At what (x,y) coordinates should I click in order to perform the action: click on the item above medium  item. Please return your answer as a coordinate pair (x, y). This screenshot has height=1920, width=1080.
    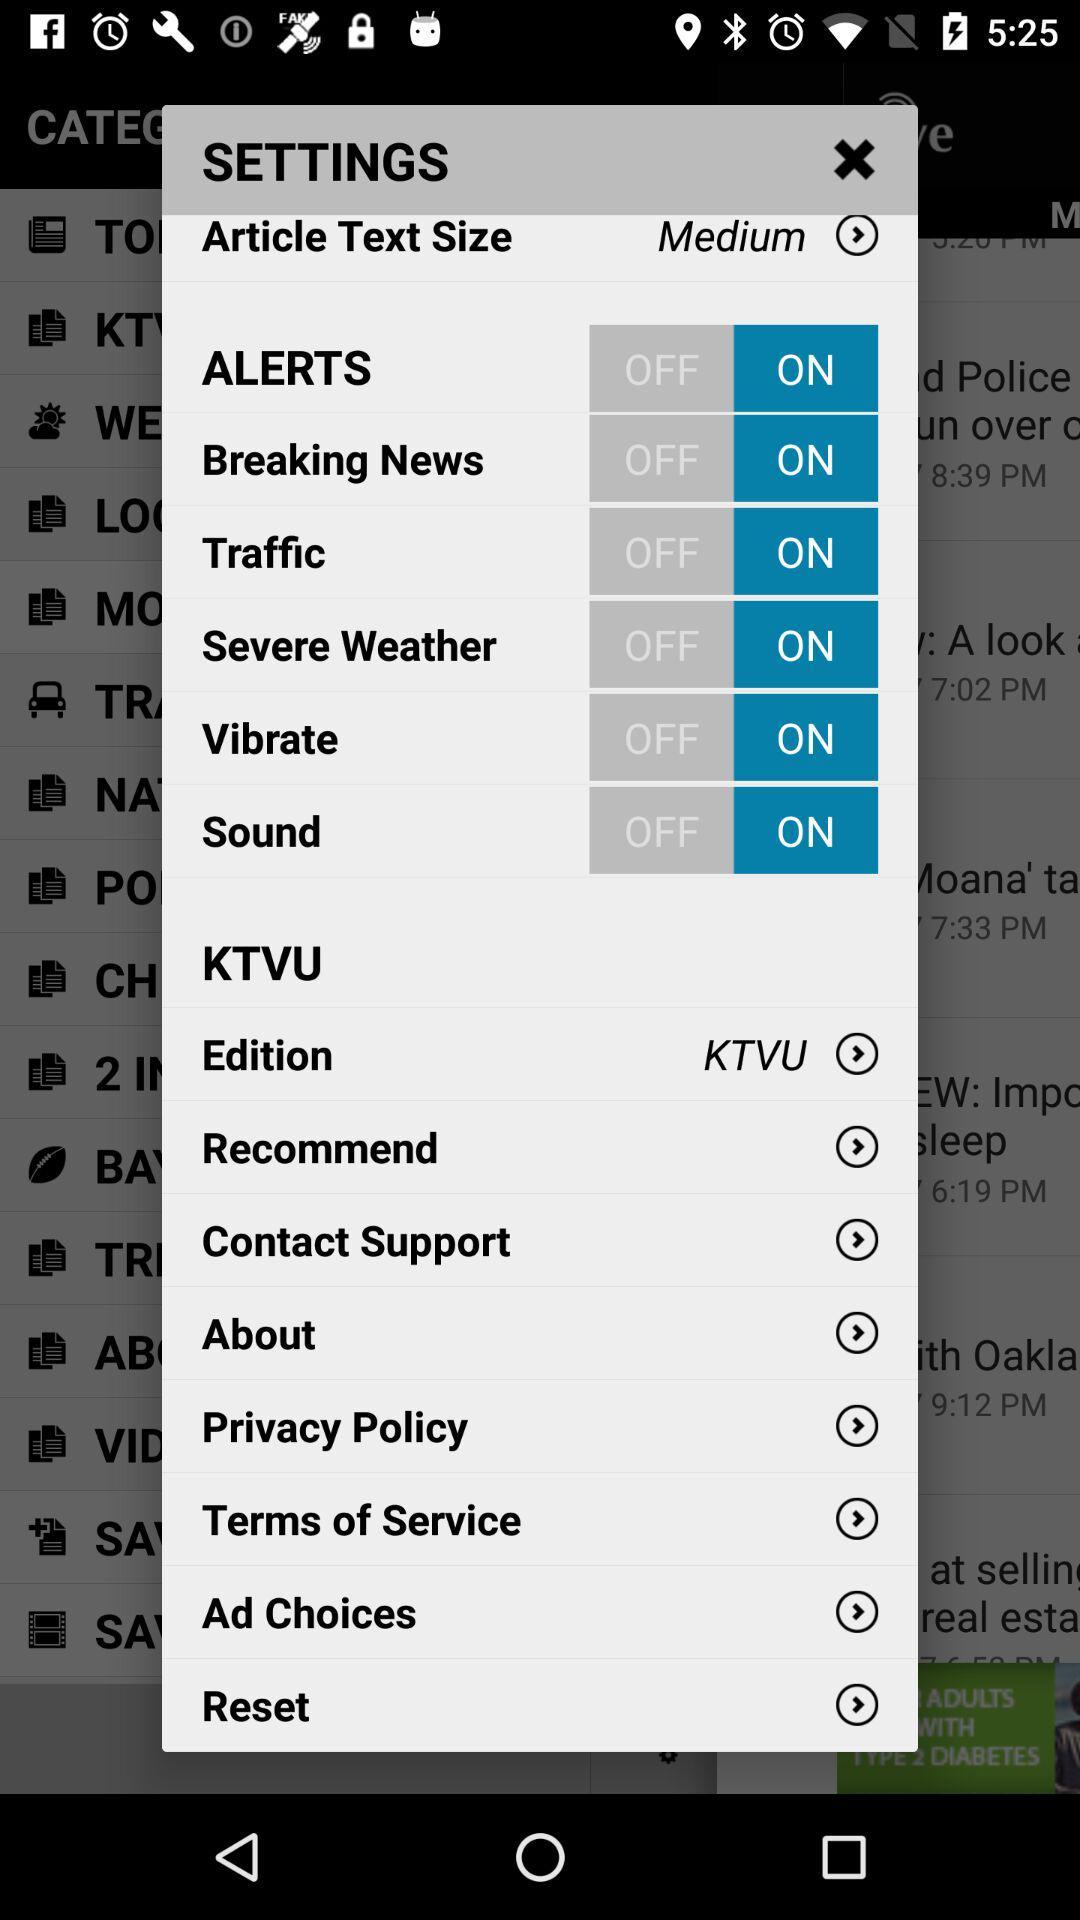
    Looking at the image, I should click on (855, 160).